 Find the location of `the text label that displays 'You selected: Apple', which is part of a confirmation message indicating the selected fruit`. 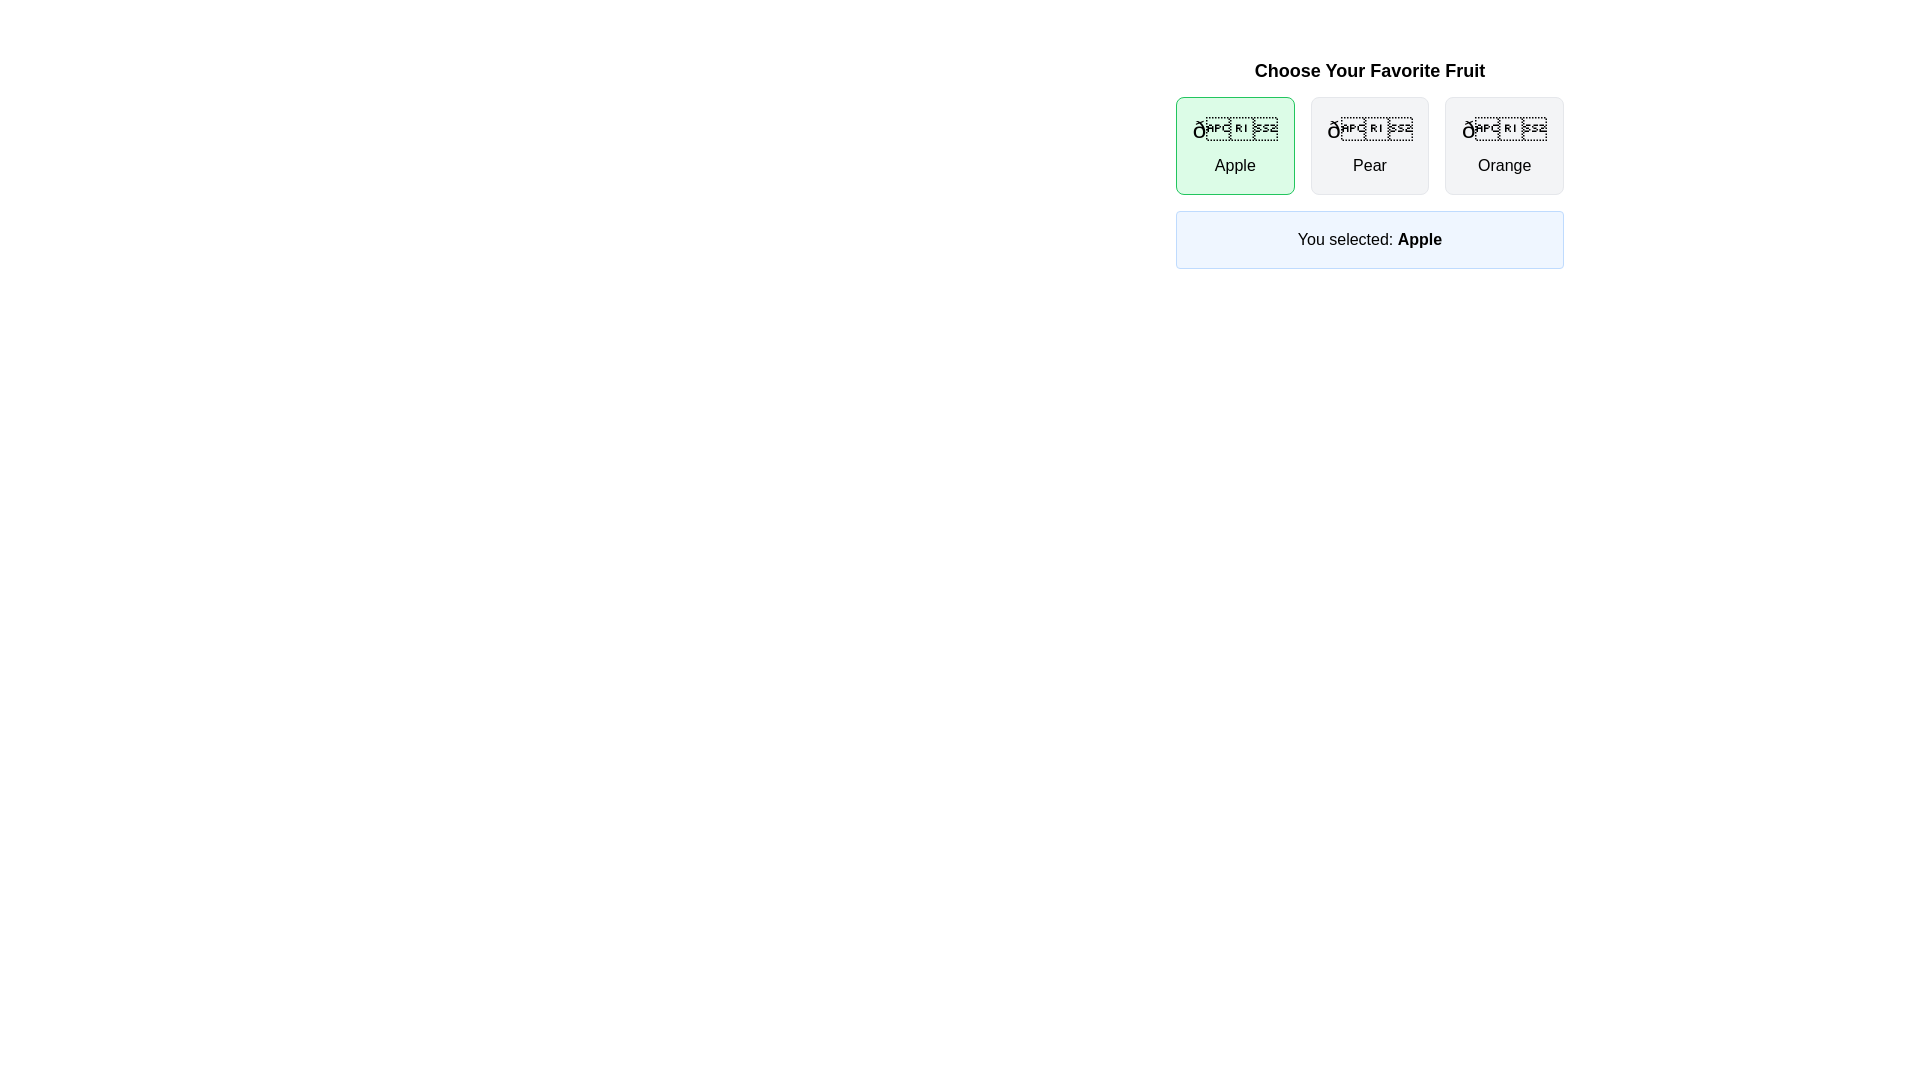

the text label that displays 'You selected: Apple', which is part of a confirmation message indicating the selected fruit is located at coordinates (1419, 238).